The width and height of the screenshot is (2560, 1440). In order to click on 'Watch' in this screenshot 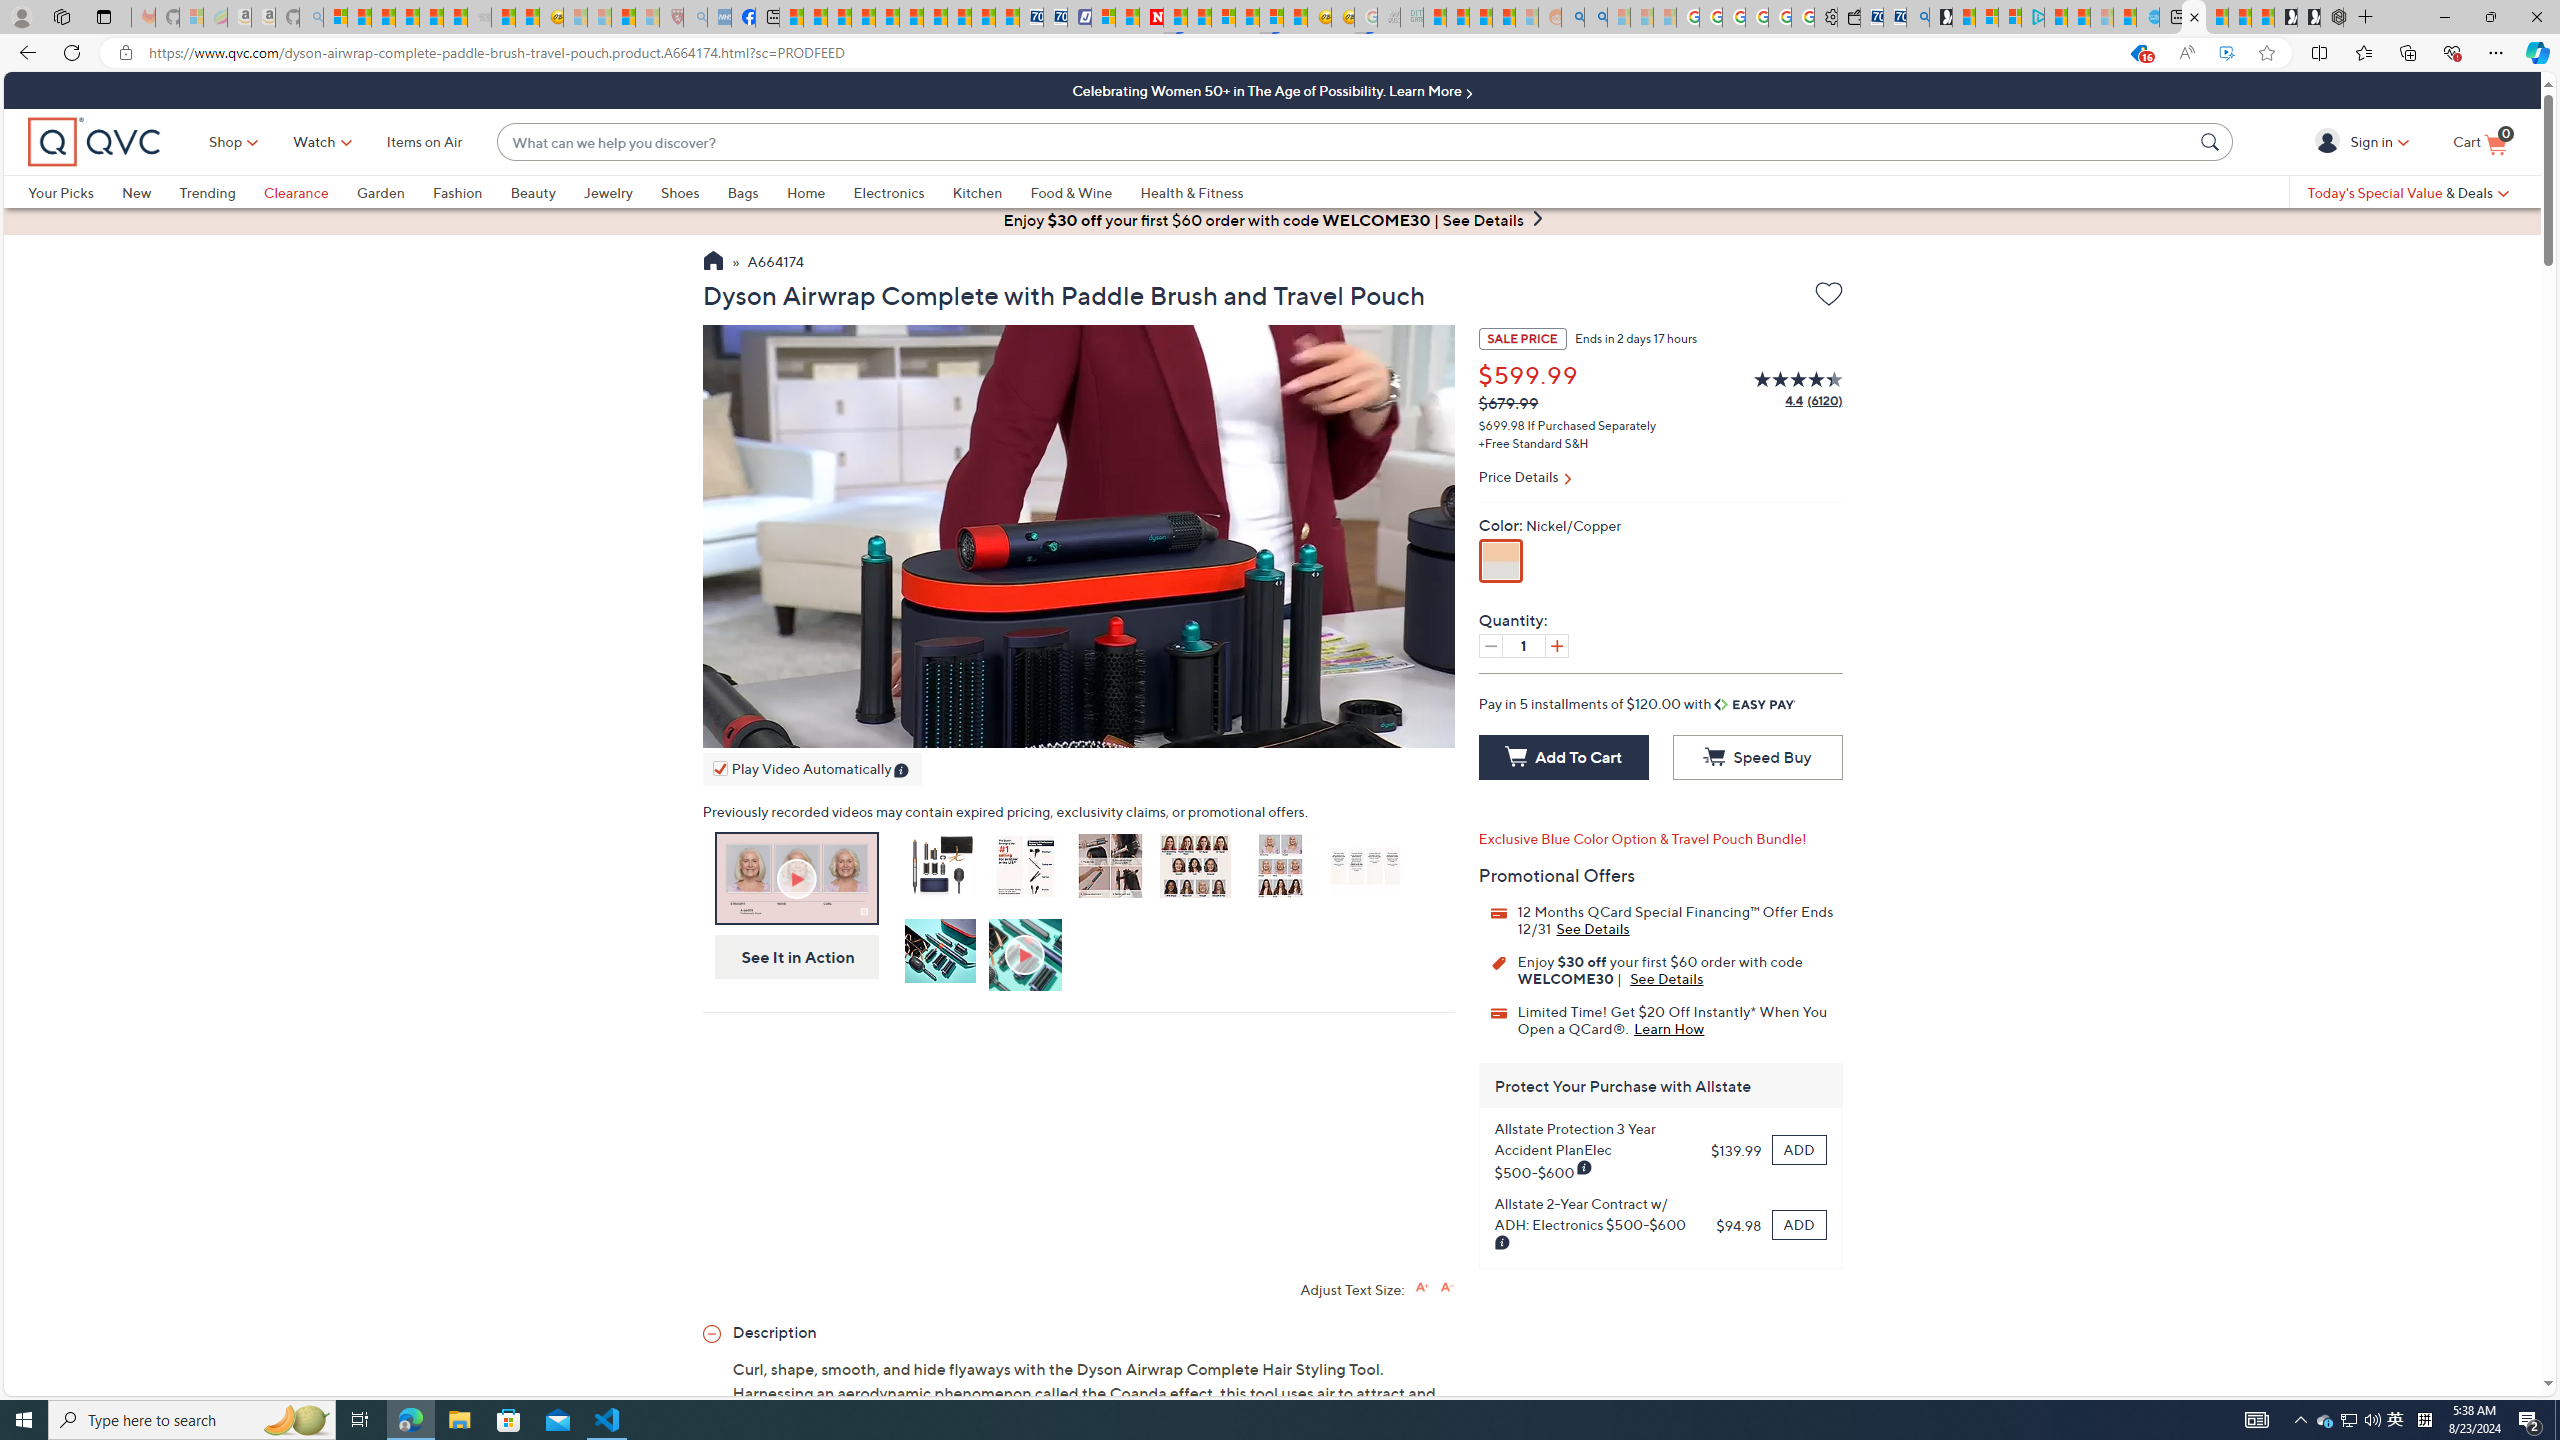, I will do `click(313, 141)`.